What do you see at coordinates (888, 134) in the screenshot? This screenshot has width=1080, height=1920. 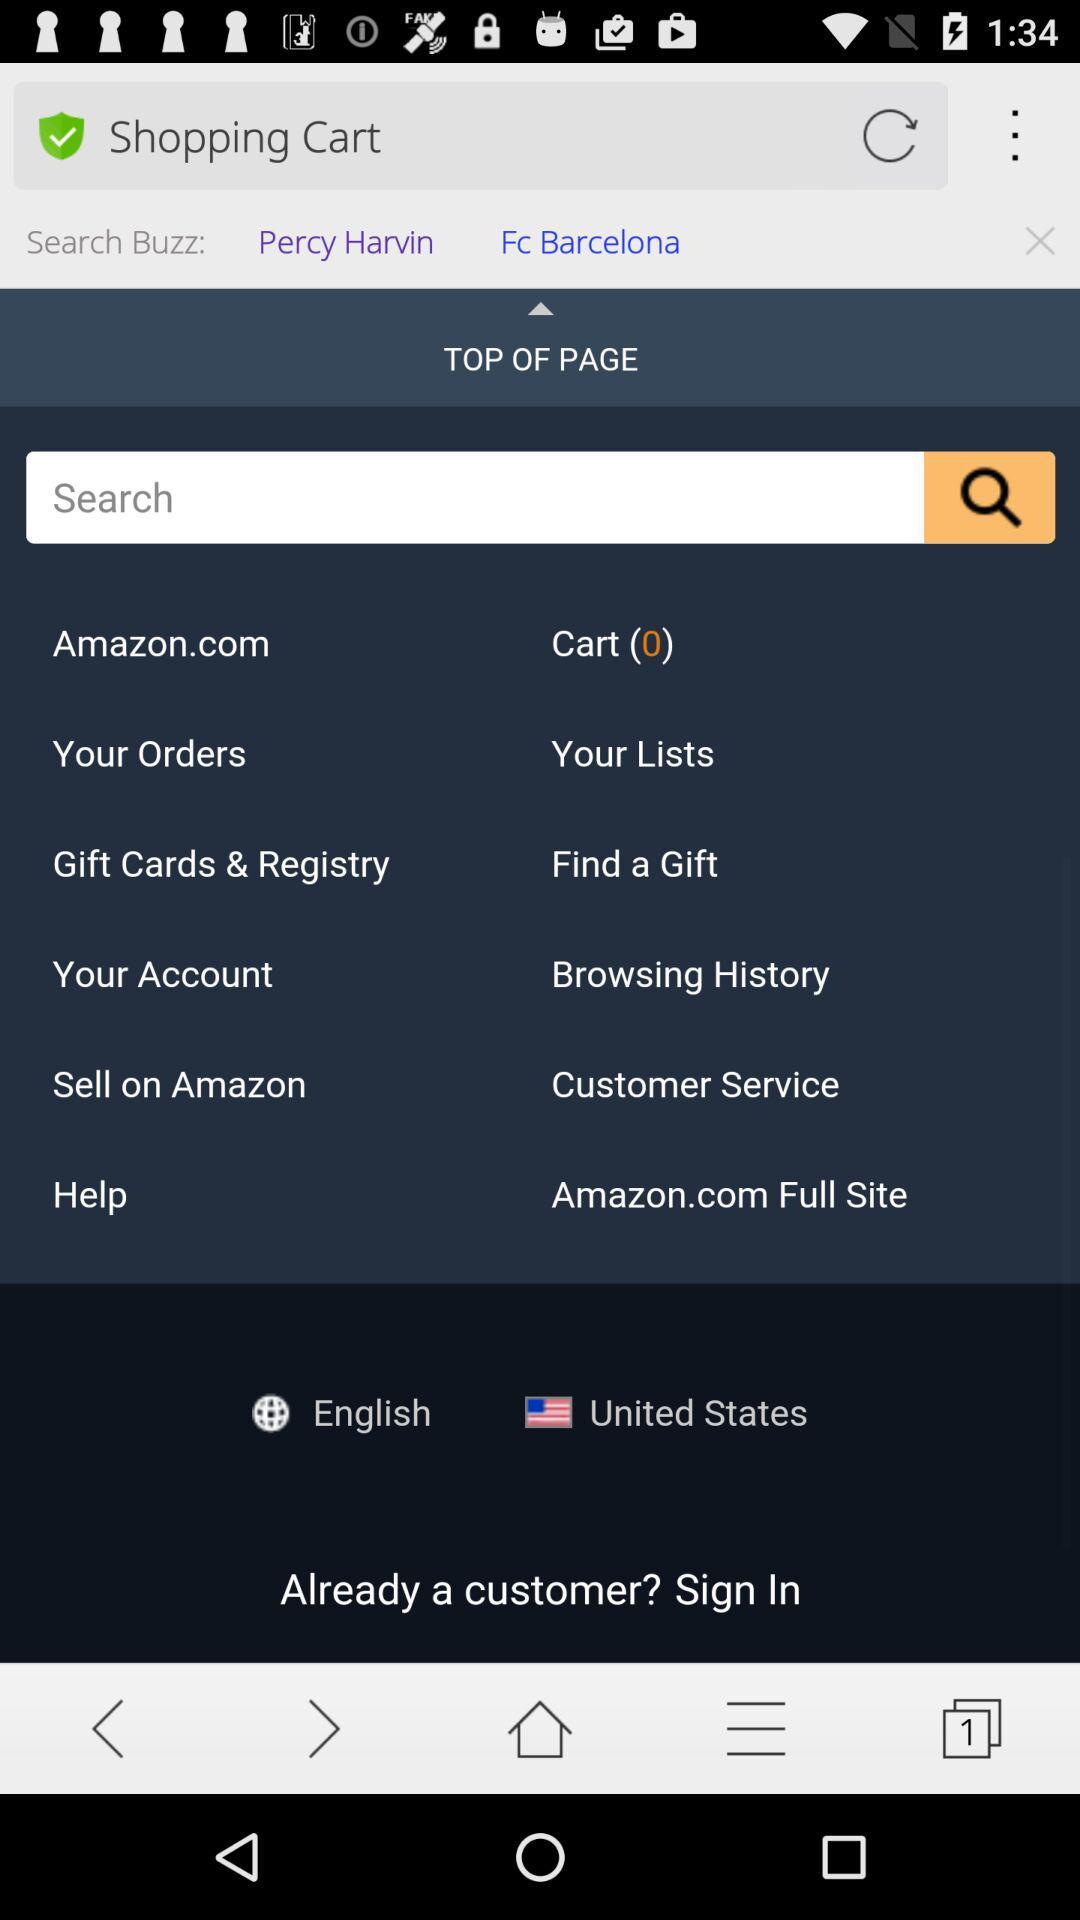 I see `refresh` at bounding box center [888, 134].